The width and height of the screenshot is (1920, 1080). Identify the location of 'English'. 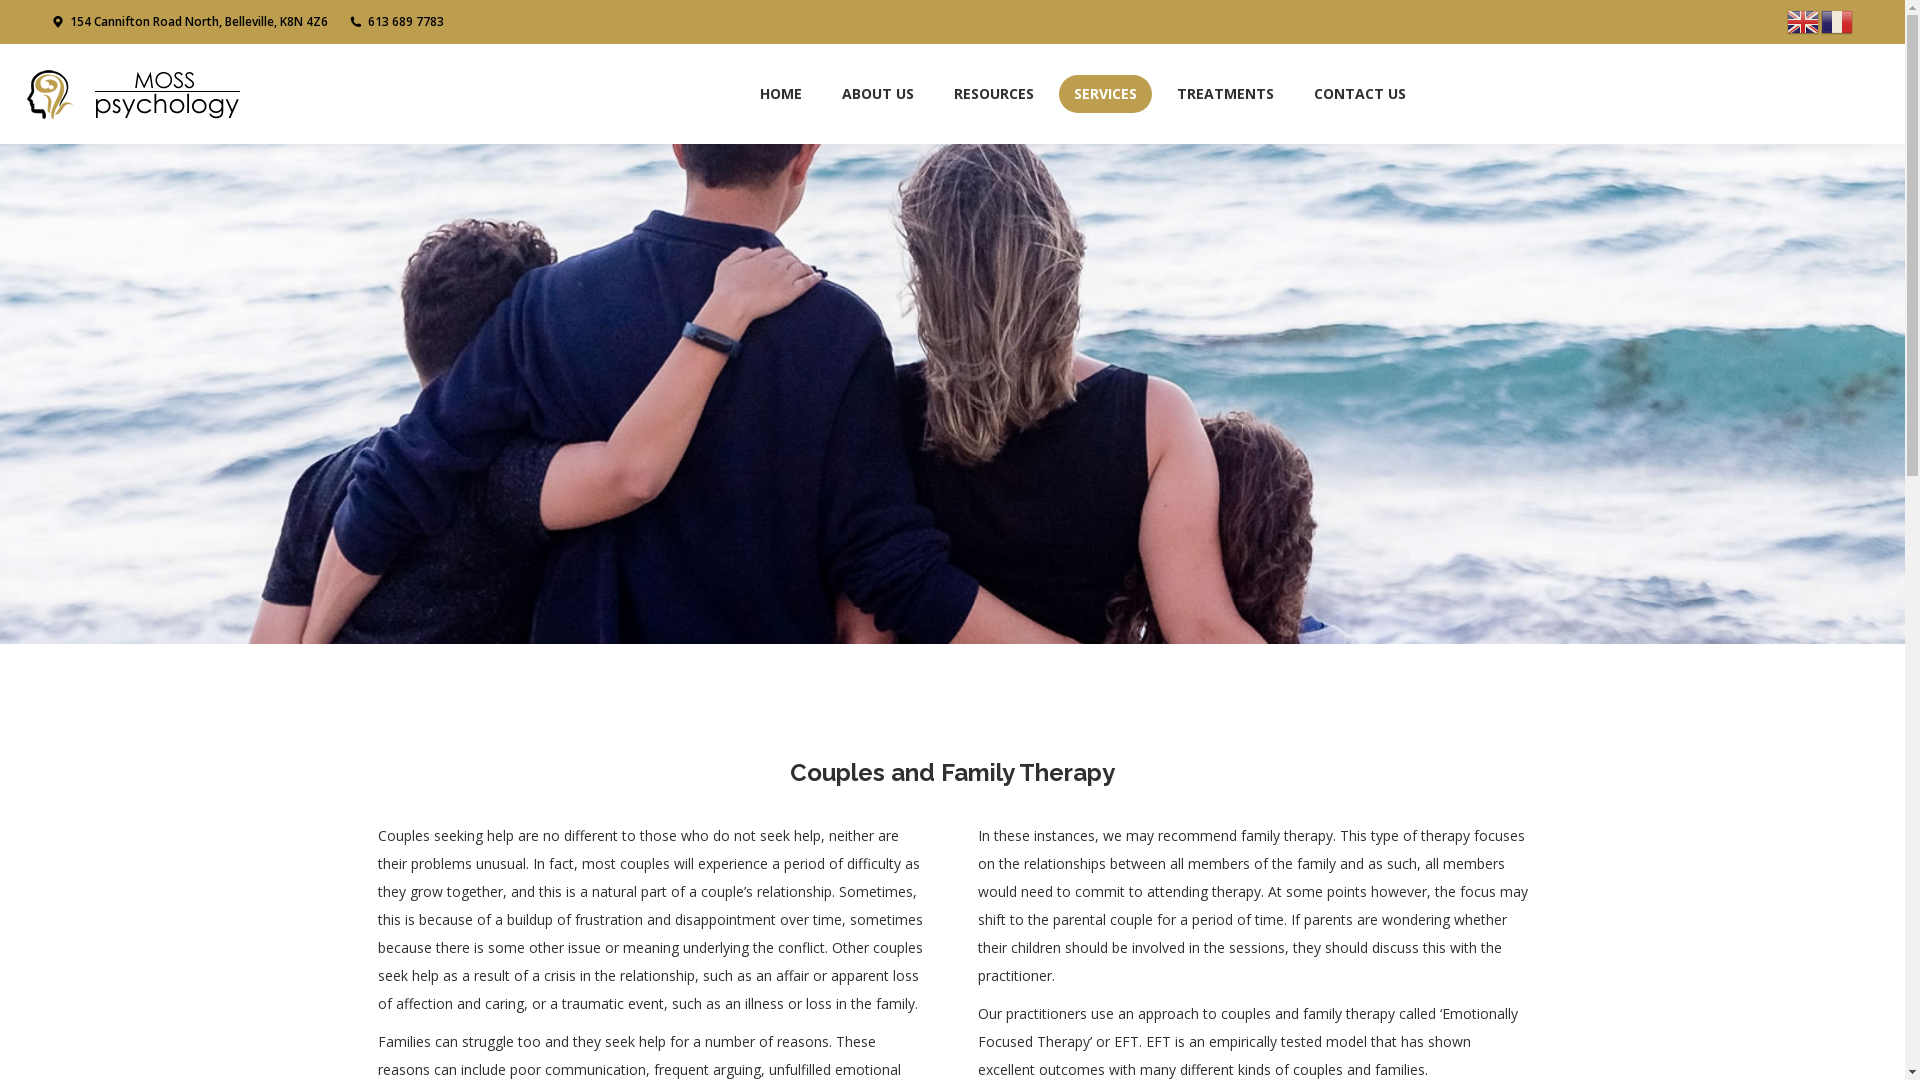
(1804, 20).